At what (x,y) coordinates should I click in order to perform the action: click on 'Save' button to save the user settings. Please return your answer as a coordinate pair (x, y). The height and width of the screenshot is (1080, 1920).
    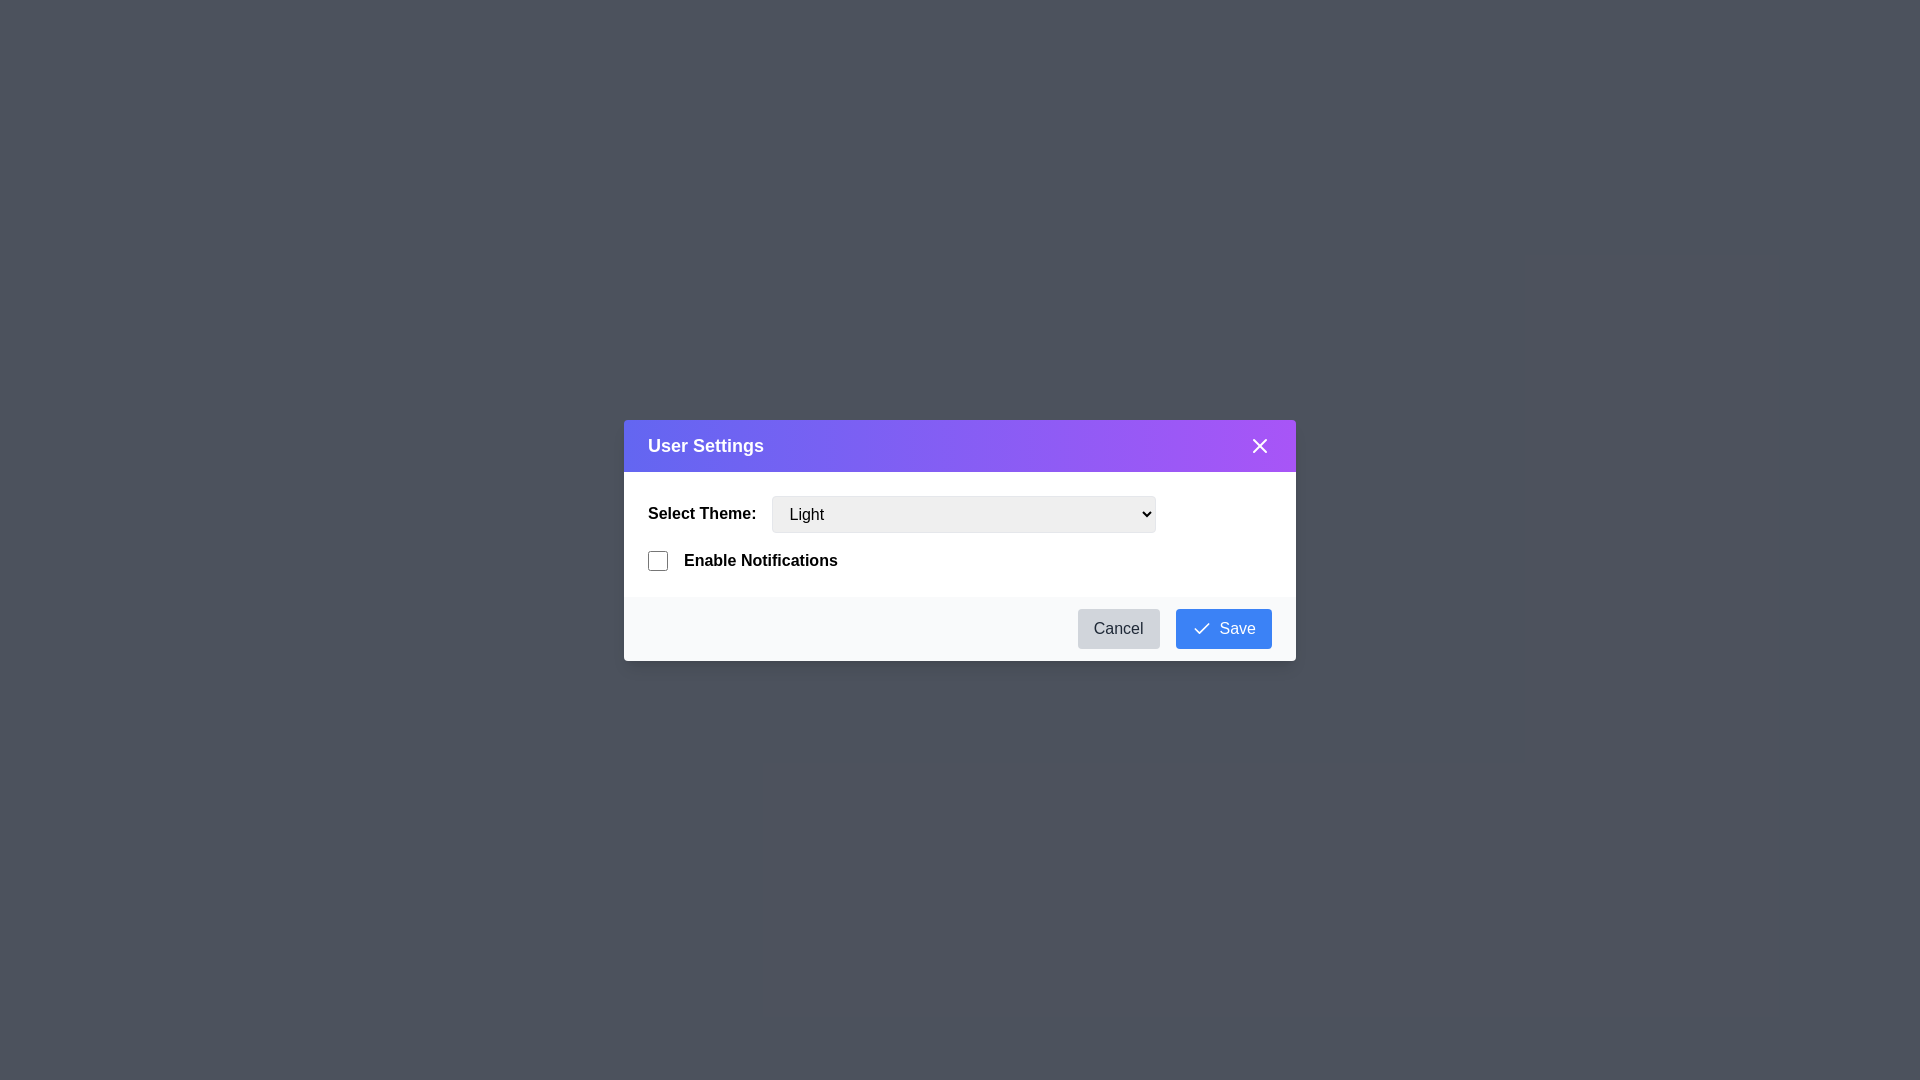
    Looking at the image, I should click on (1222, 627).